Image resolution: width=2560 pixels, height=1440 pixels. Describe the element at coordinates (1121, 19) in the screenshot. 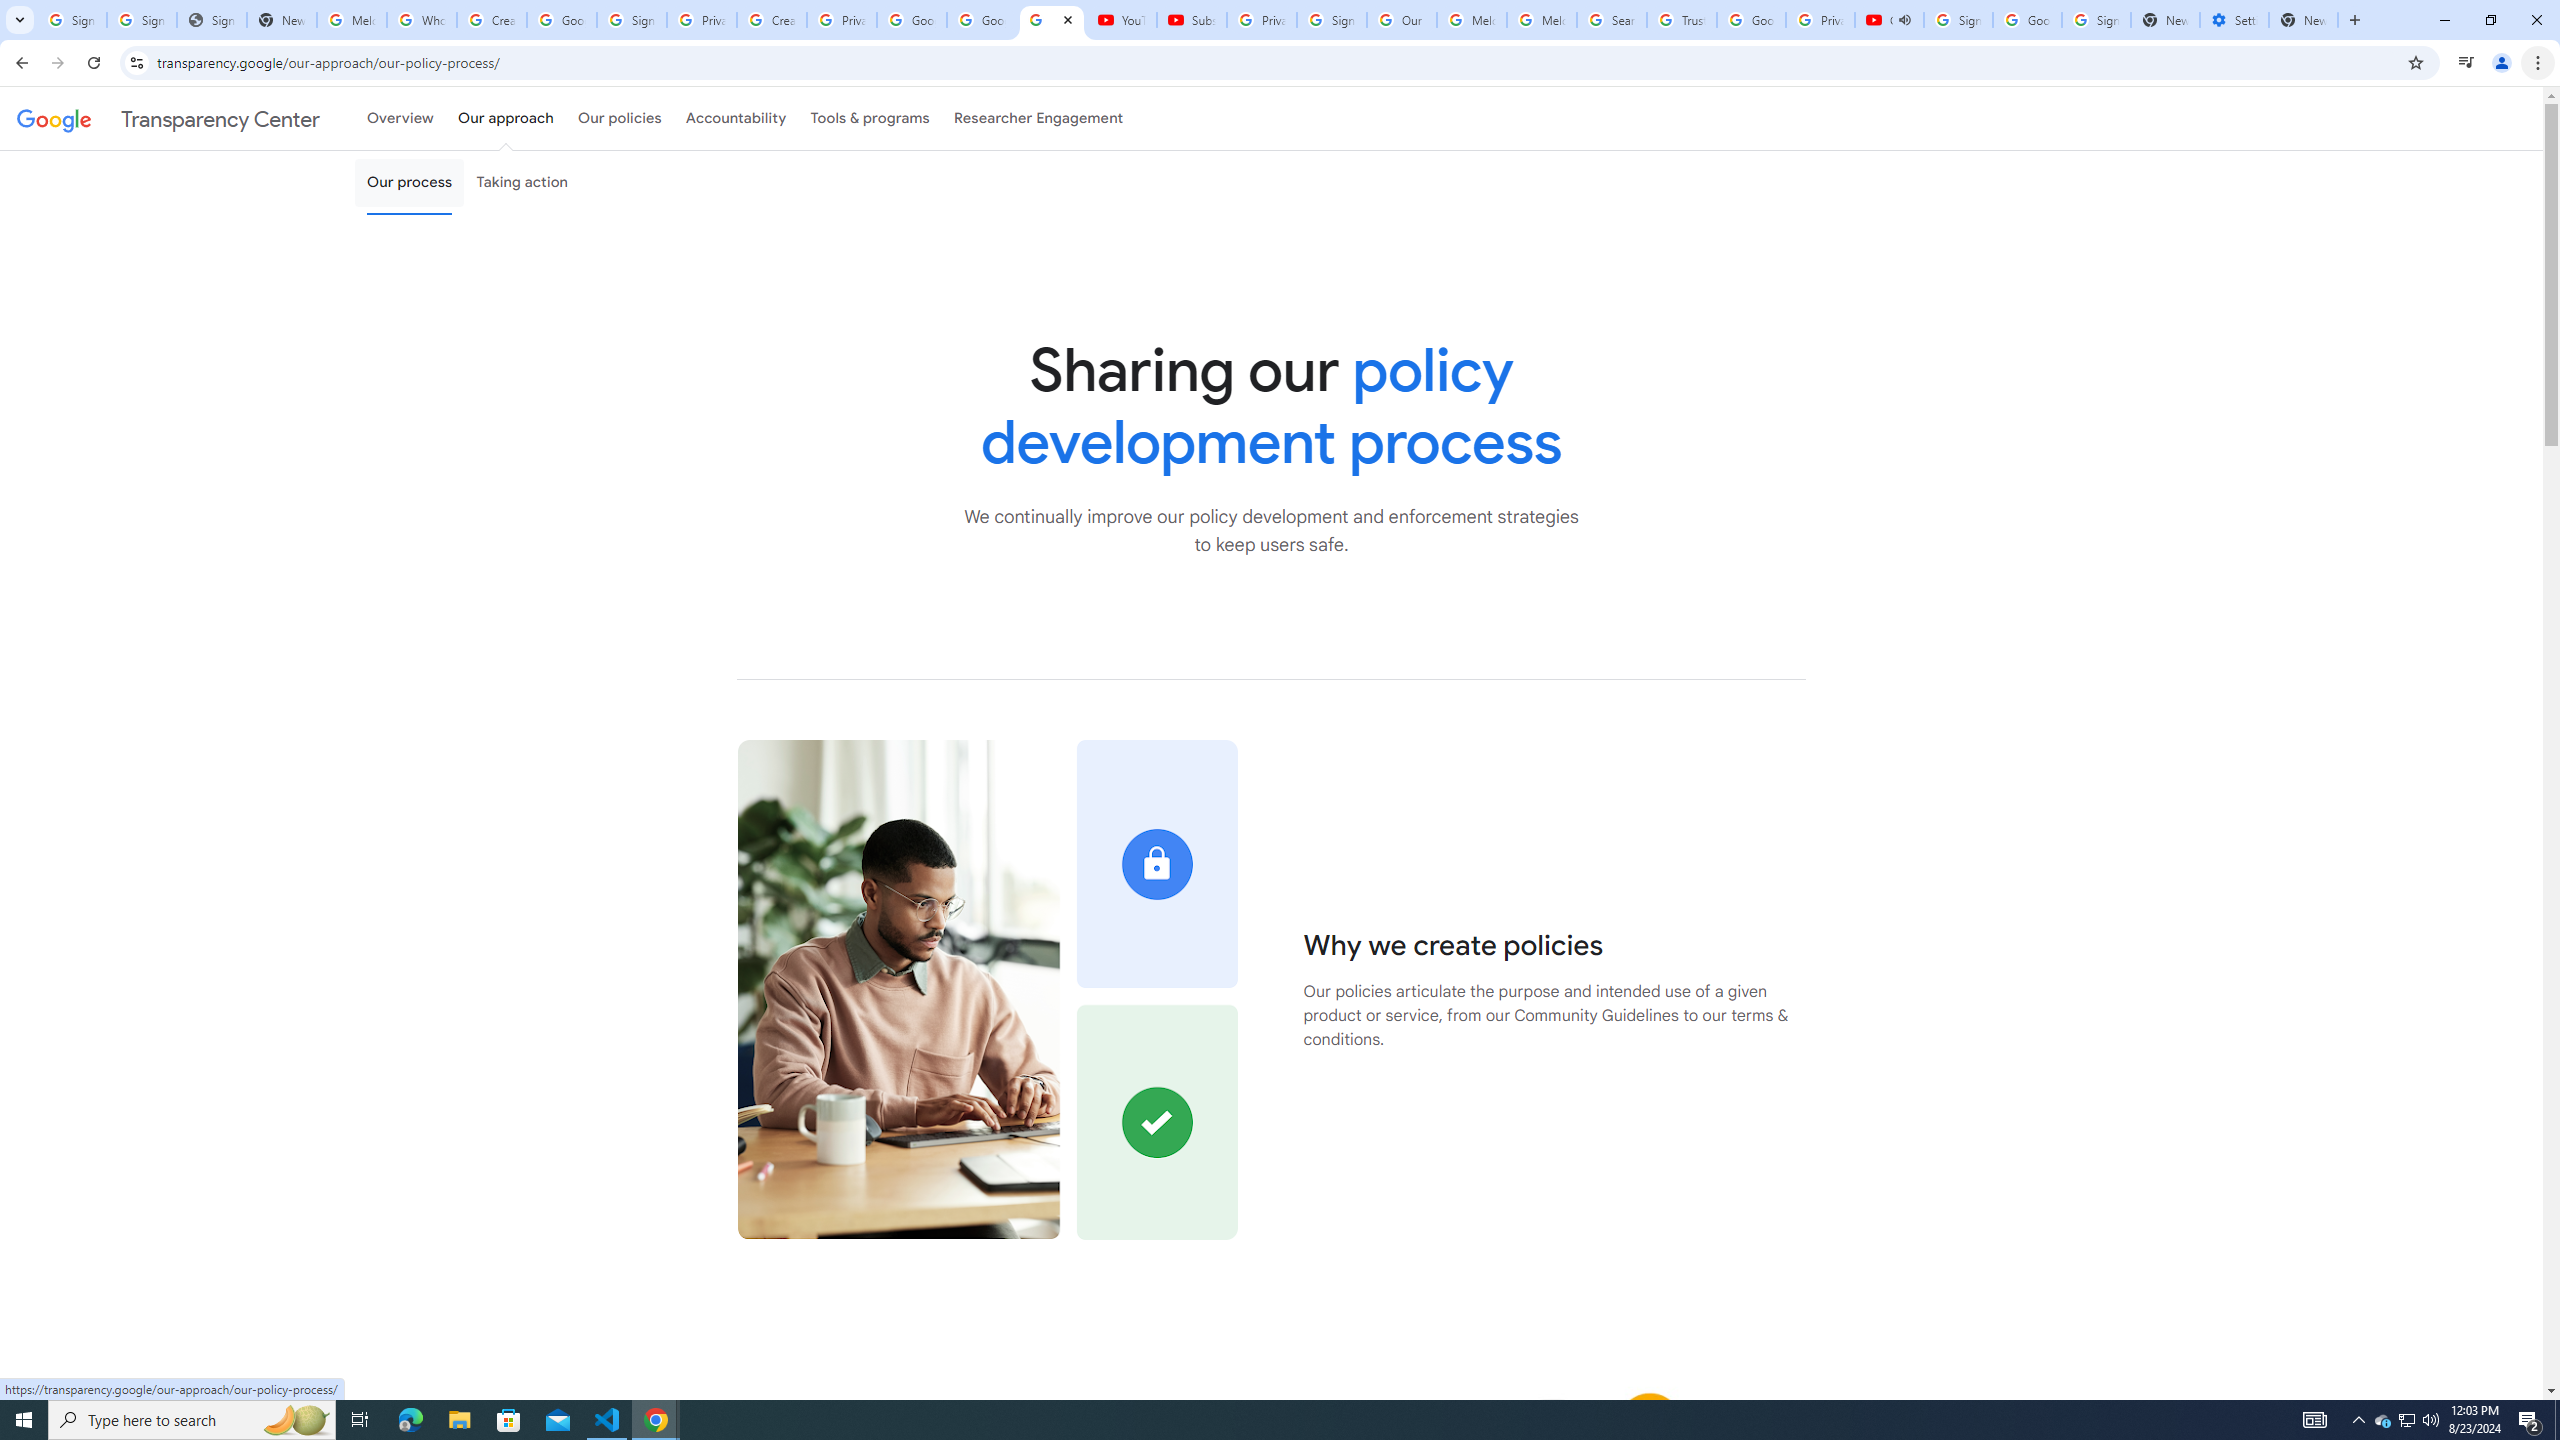

I see `'YouTube'` at that location.